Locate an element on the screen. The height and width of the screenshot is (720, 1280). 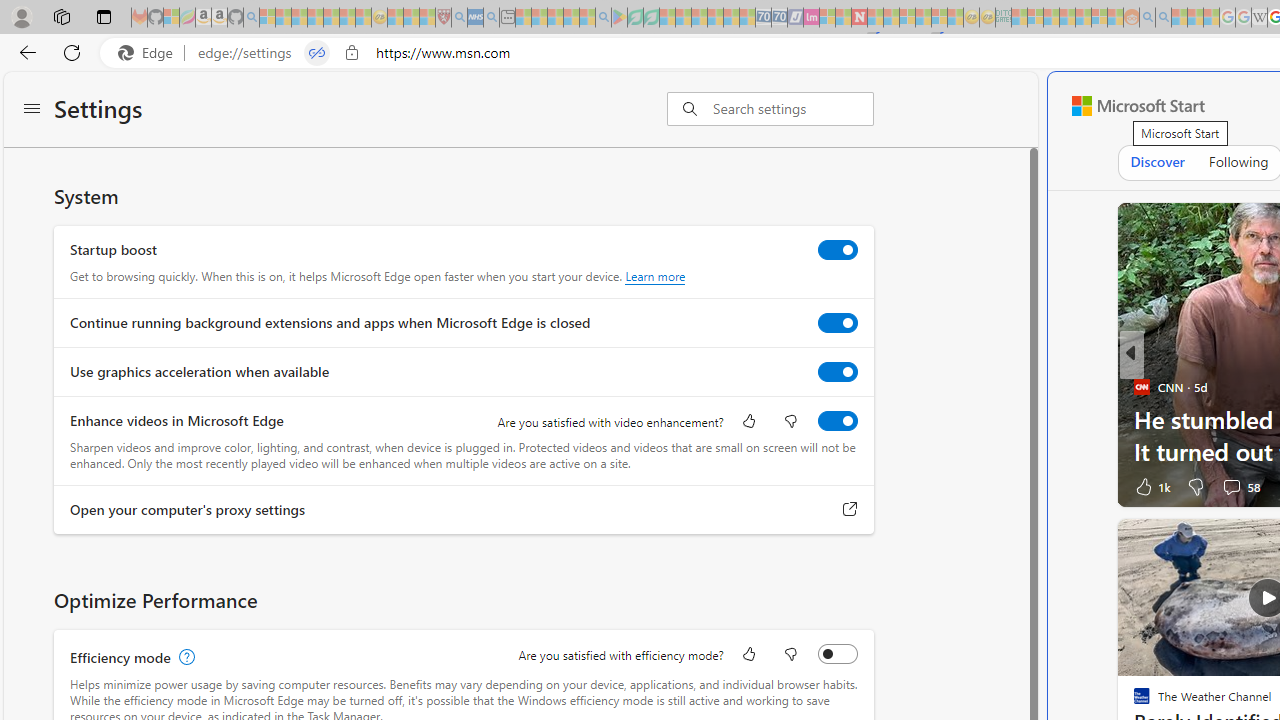
'Startup boost' is located at coordinates (837, 248).